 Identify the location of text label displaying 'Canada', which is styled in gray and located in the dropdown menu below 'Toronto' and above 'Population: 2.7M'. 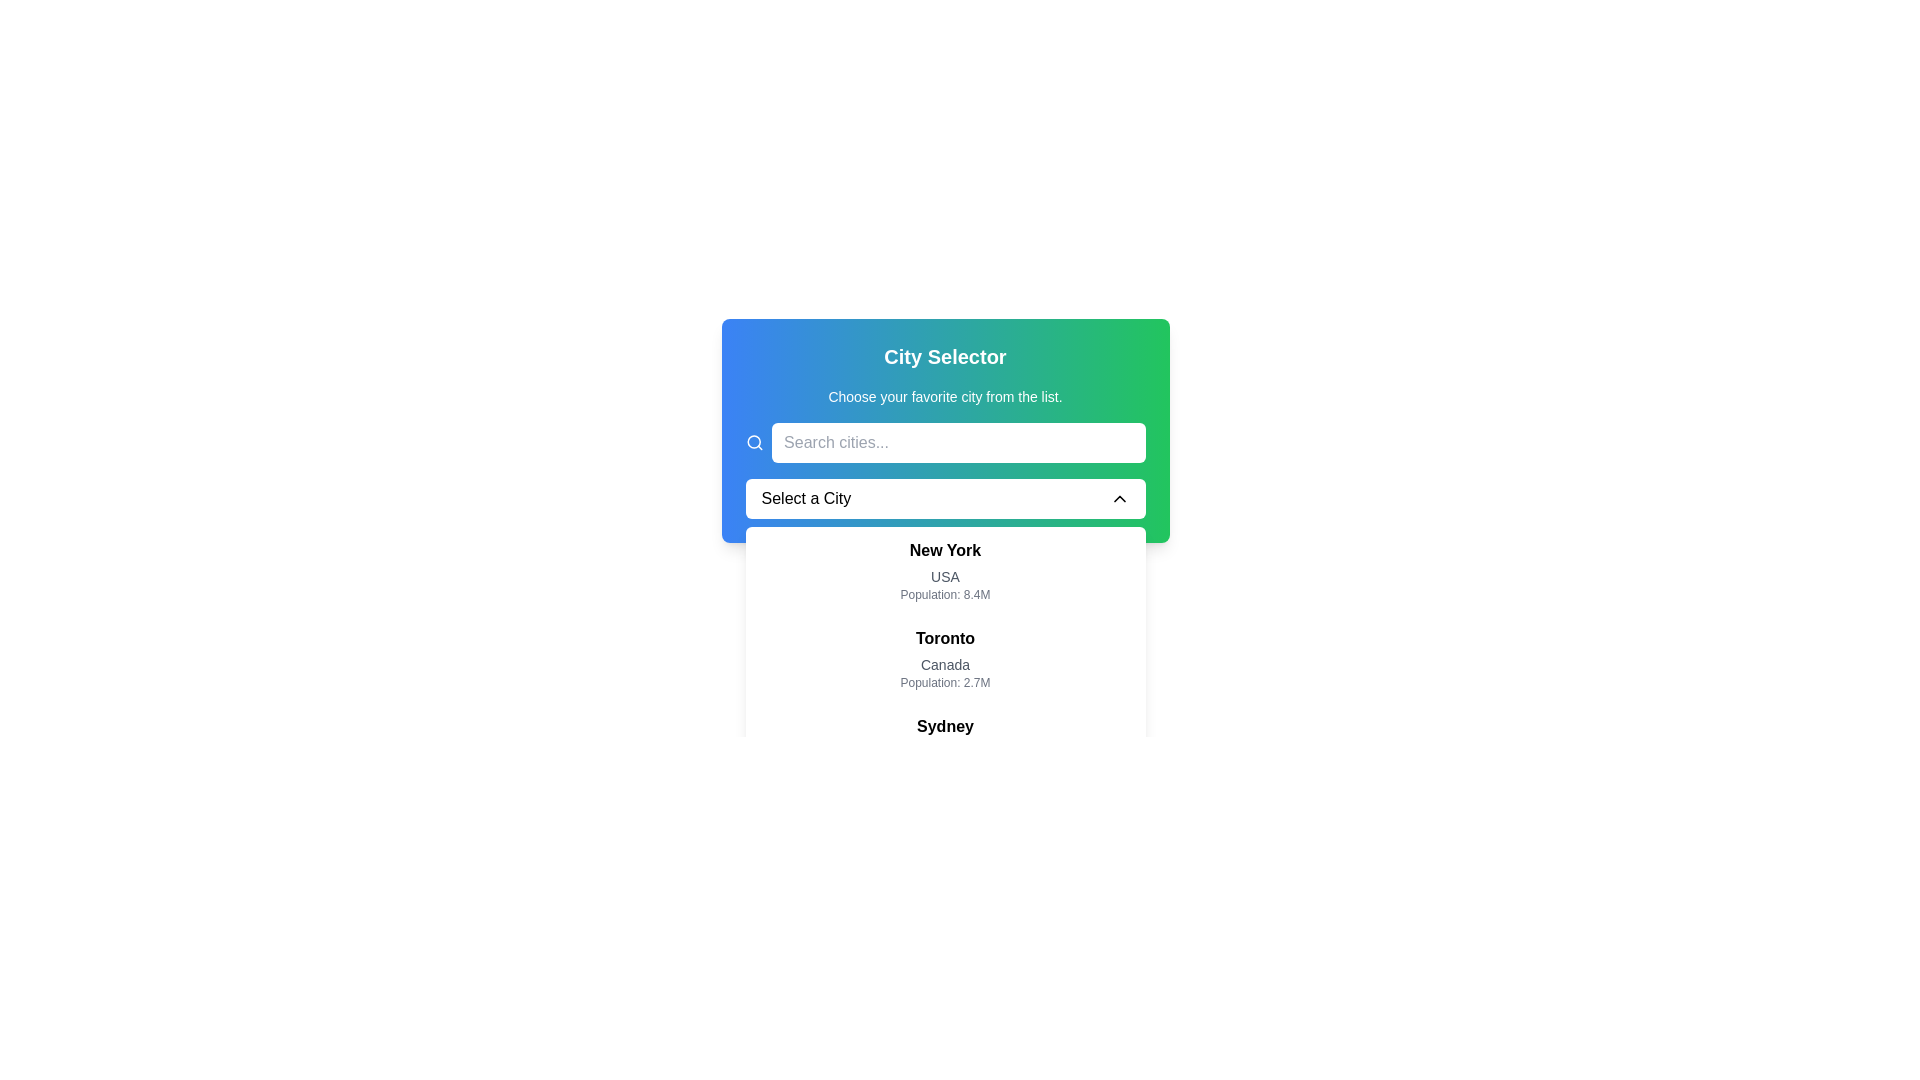
(944, 664).